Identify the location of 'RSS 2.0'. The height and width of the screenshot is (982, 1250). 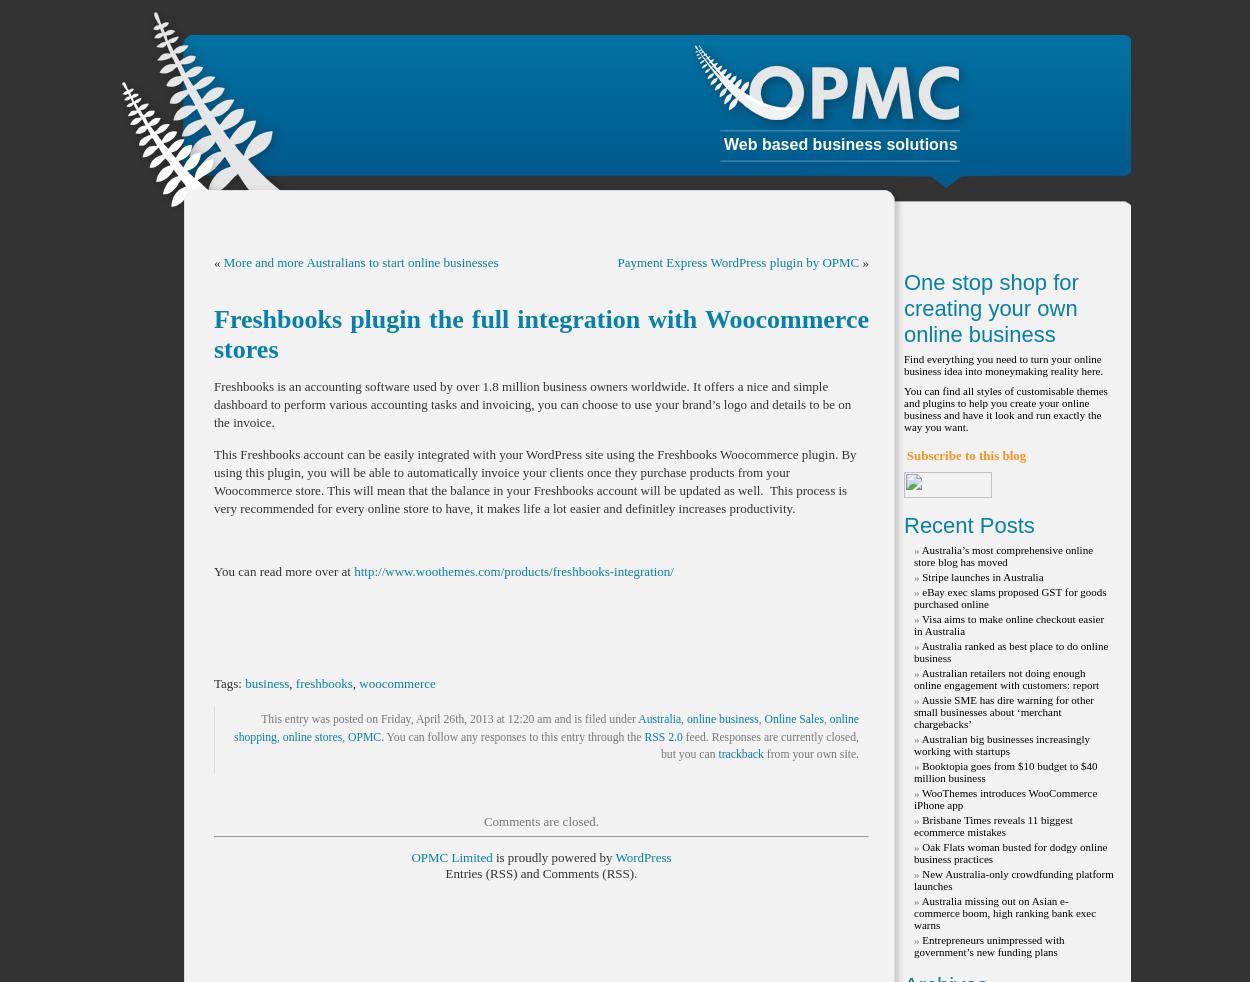
(644, 735).